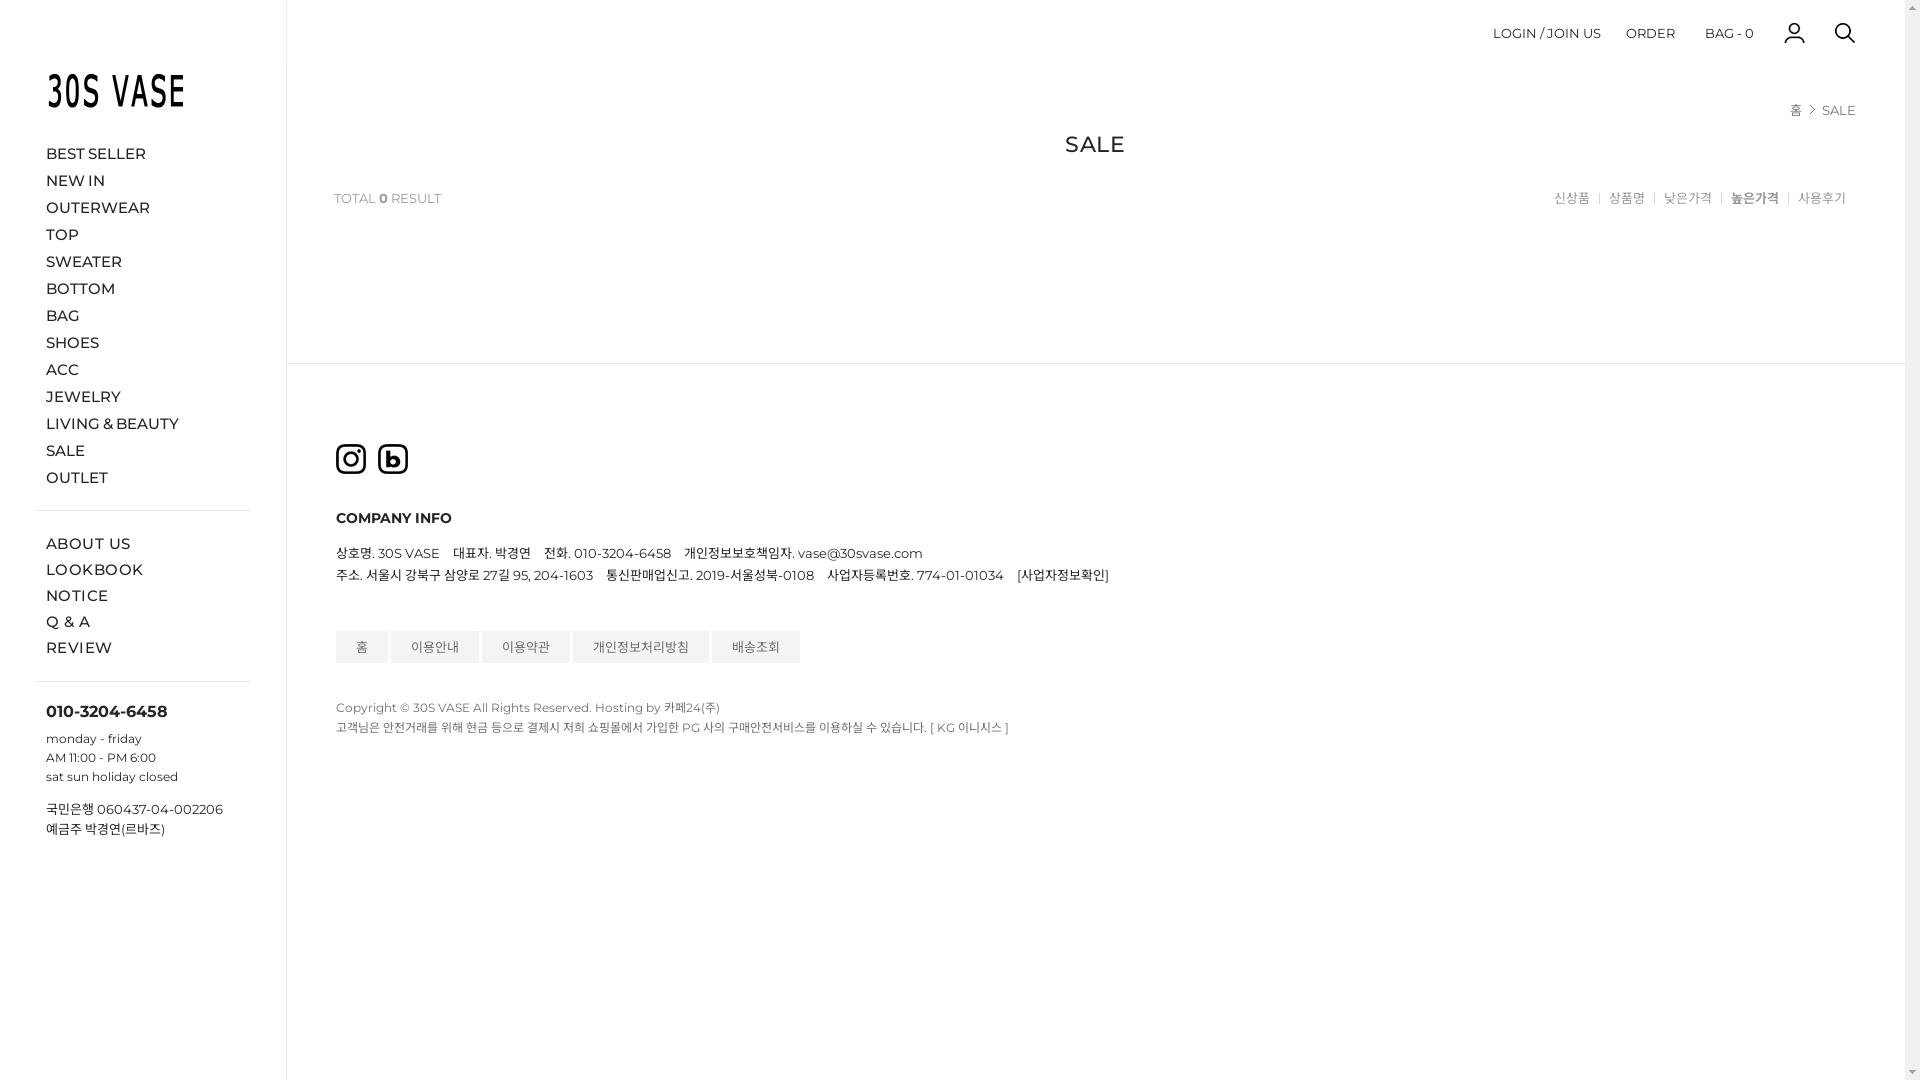 Image resolution: width=1920 pixels, height=1080 pixels. I want to click on 'ABOUT US', so click(87, 543).